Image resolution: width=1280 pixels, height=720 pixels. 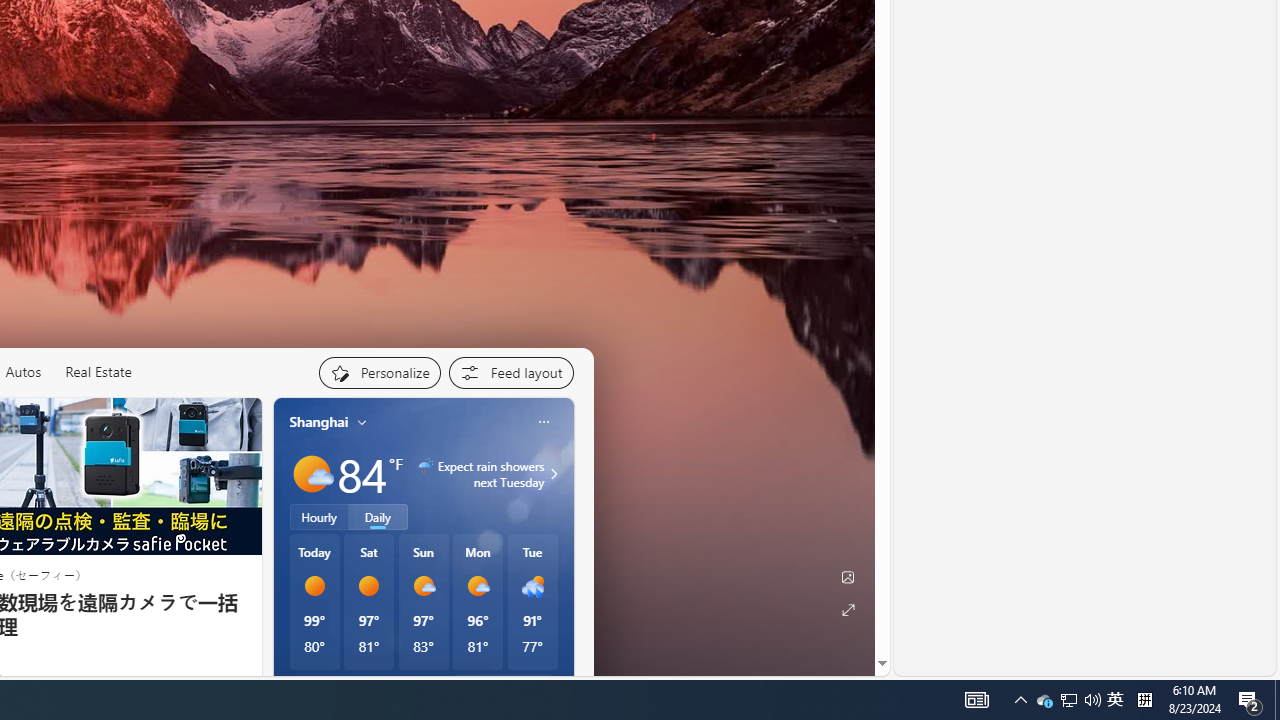 I want to click on 'Expect rain showers next Tuesday', so click(x=551, y=474).